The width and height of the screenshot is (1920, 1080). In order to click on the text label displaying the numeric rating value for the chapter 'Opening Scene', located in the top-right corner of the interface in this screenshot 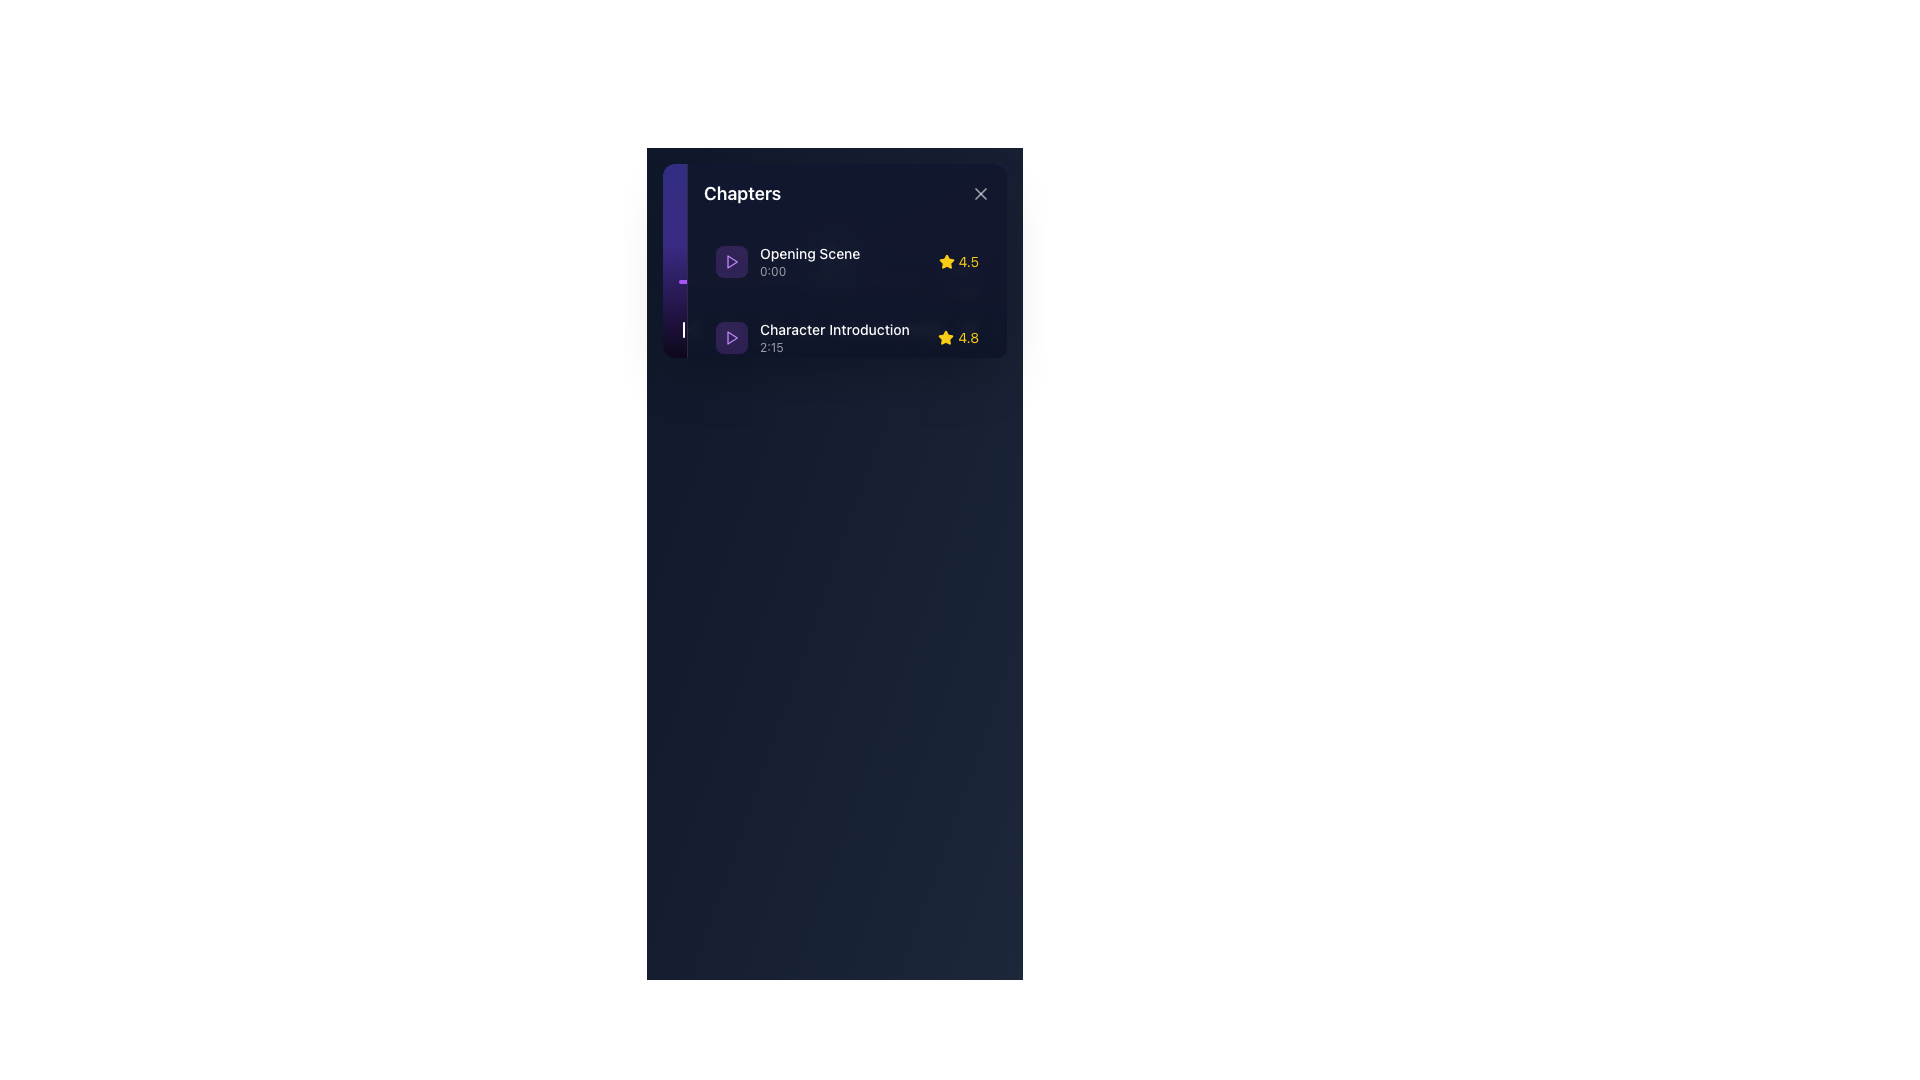, I will do `click(968, 261)`.